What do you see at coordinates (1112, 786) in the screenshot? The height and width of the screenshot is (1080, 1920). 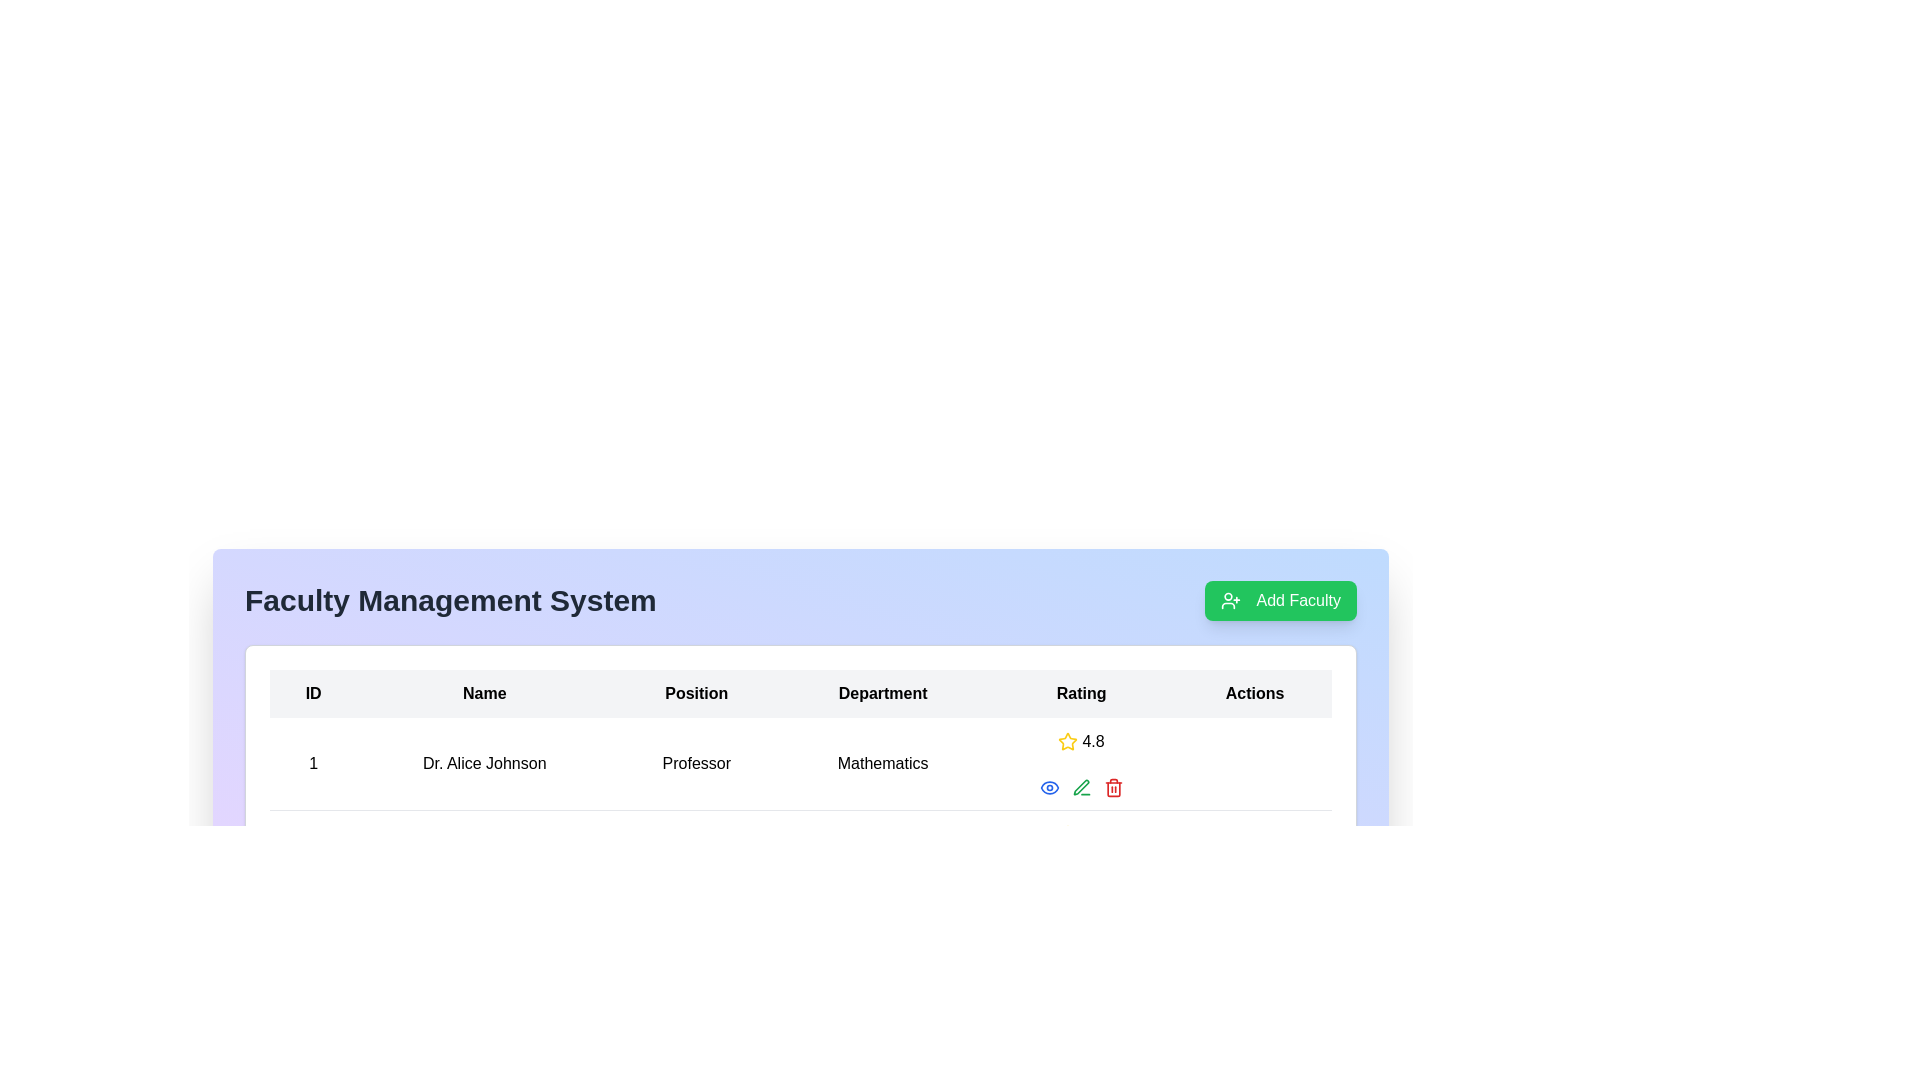 I see `the delete button in the 'Actions' column of the first row` at bounding box center [1112, 786].